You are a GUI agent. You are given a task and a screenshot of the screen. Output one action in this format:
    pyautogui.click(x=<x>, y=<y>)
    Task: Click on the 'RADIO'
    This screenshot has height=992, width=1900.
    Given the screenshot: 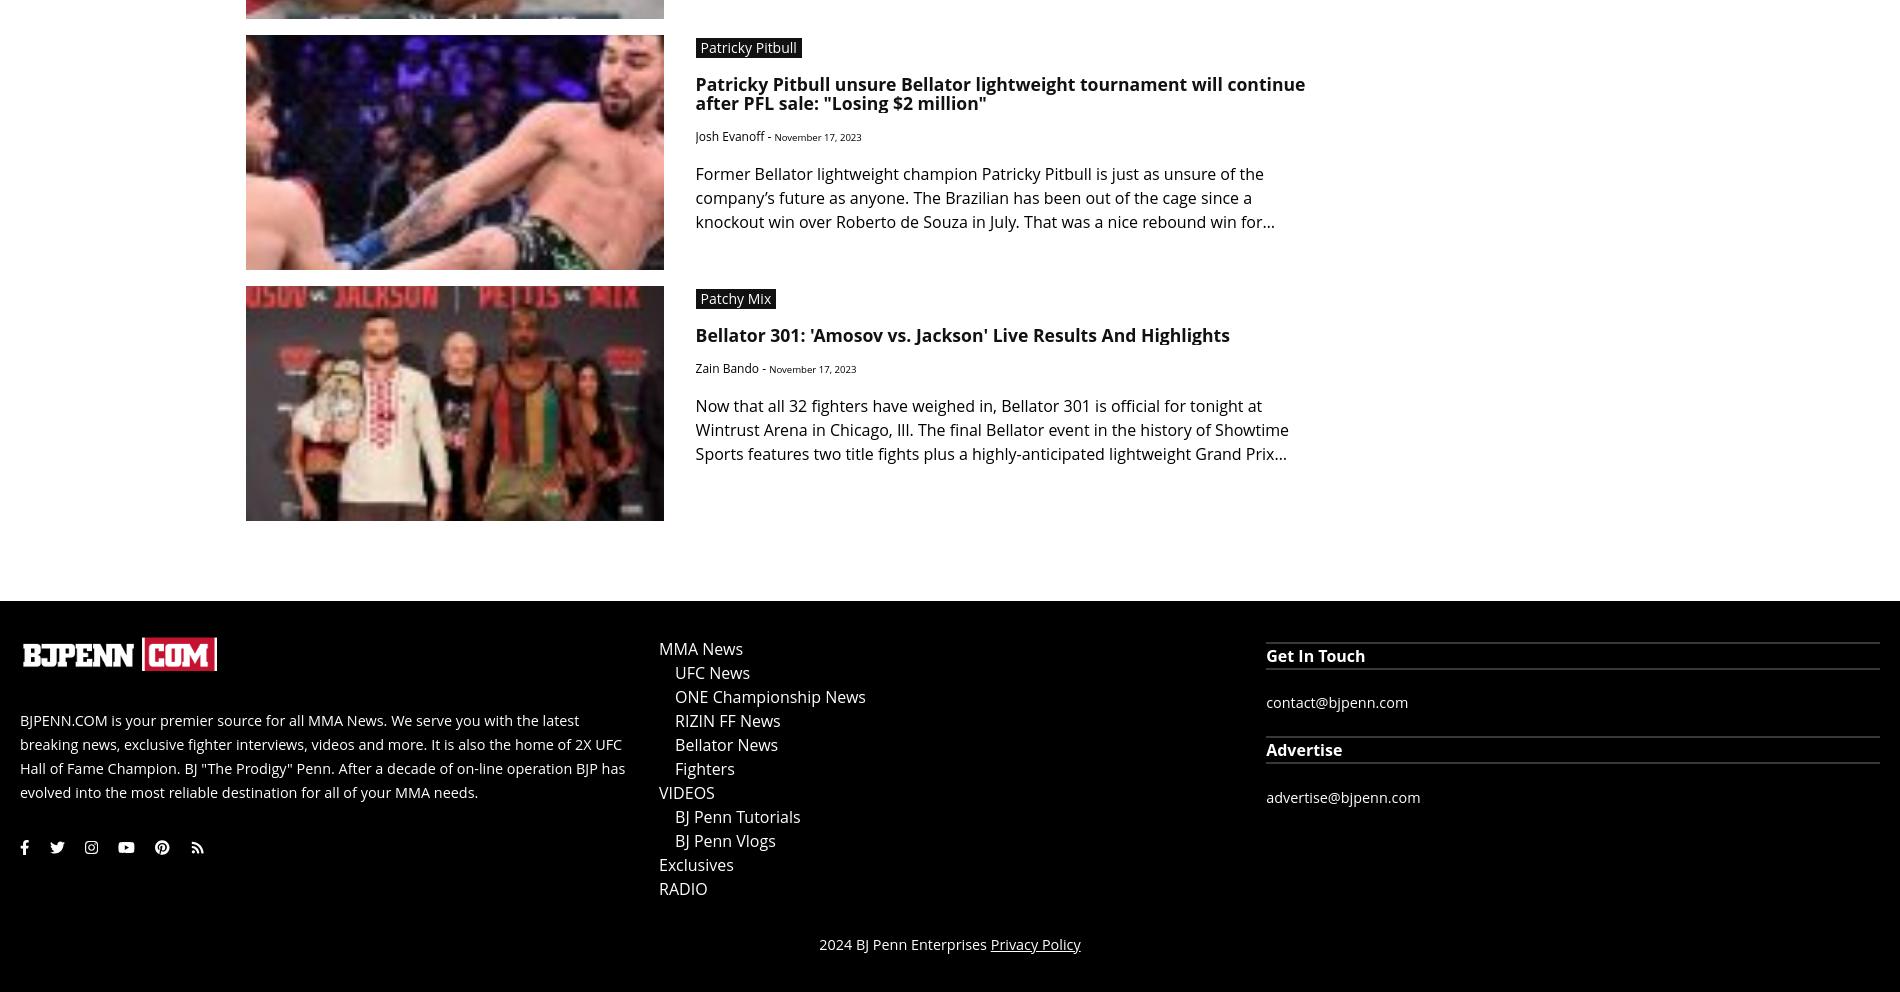 What is the action you would take?
    pyautogui.click(x=683, y=888)
    